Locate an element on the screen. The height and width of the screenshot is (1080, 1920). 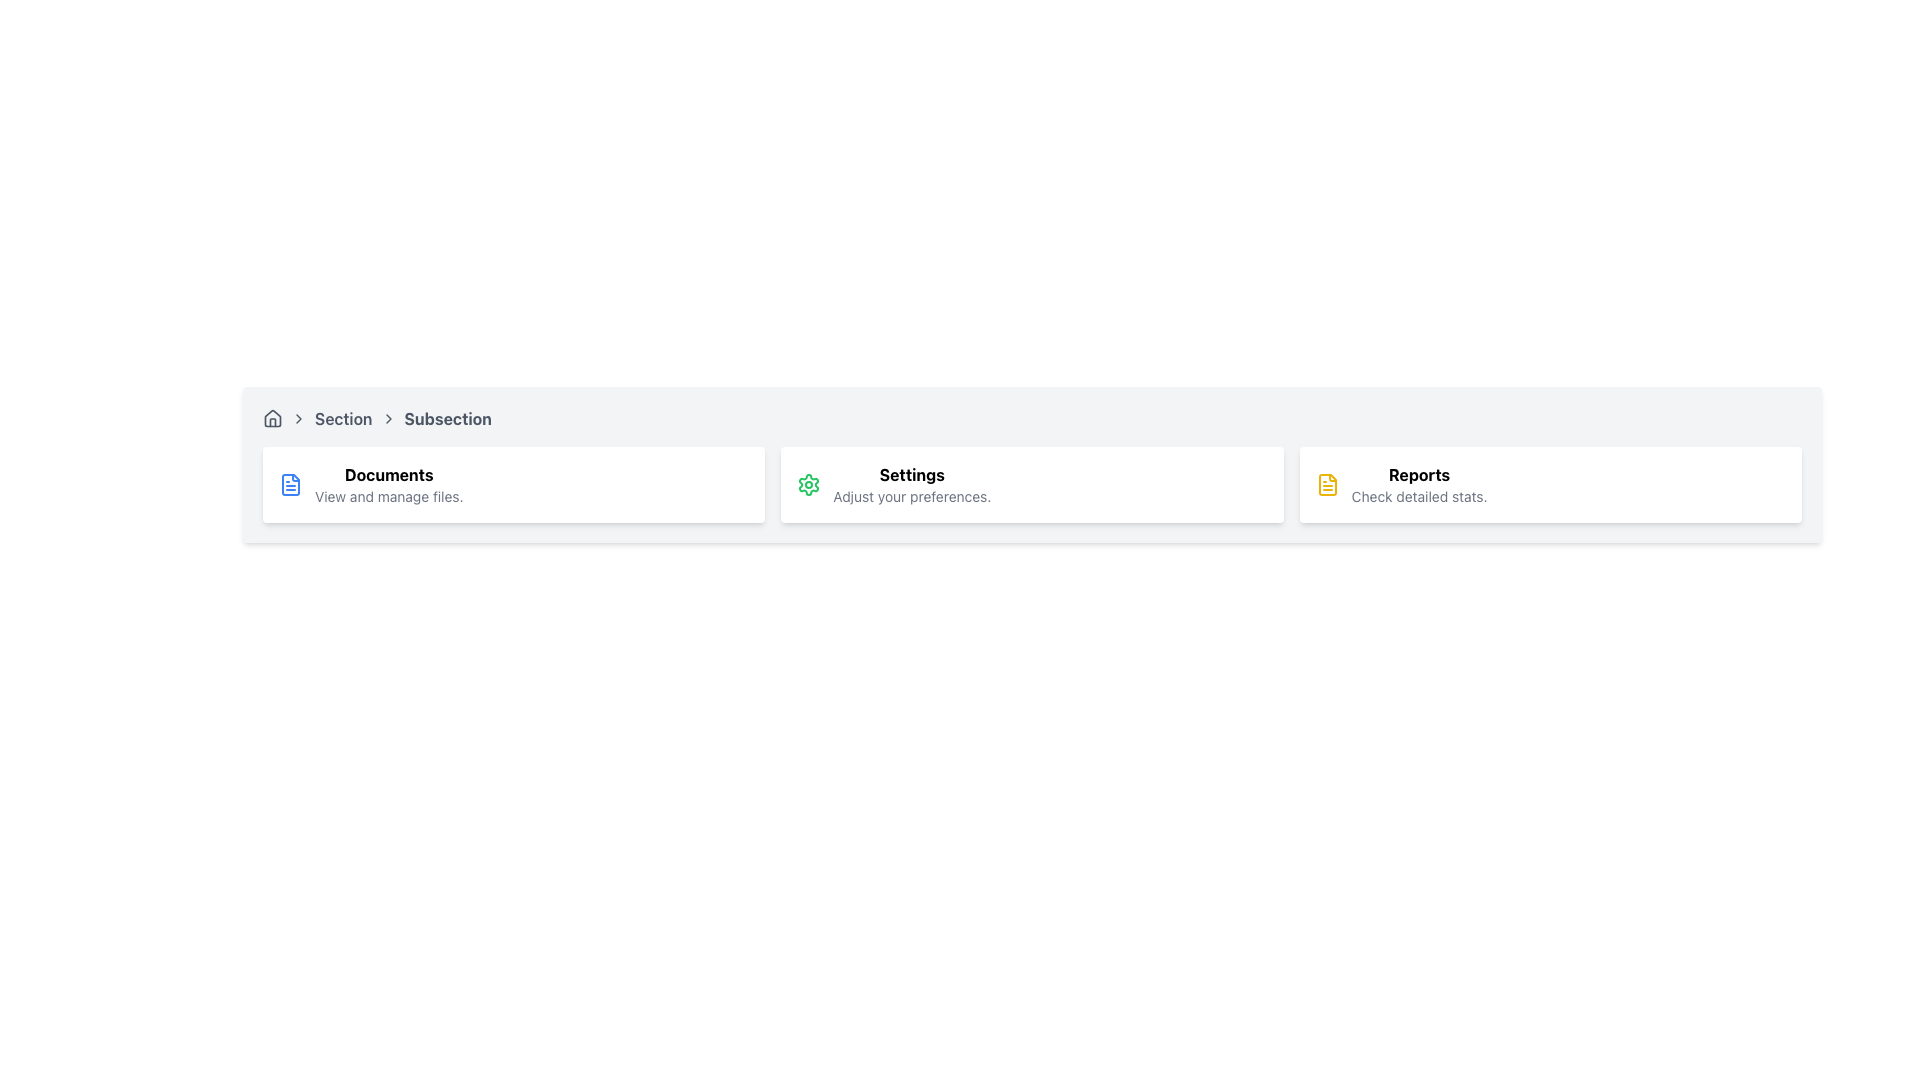
the text label located in the rightmost card below the yellow document icon is located at coordinates (1418, 485).